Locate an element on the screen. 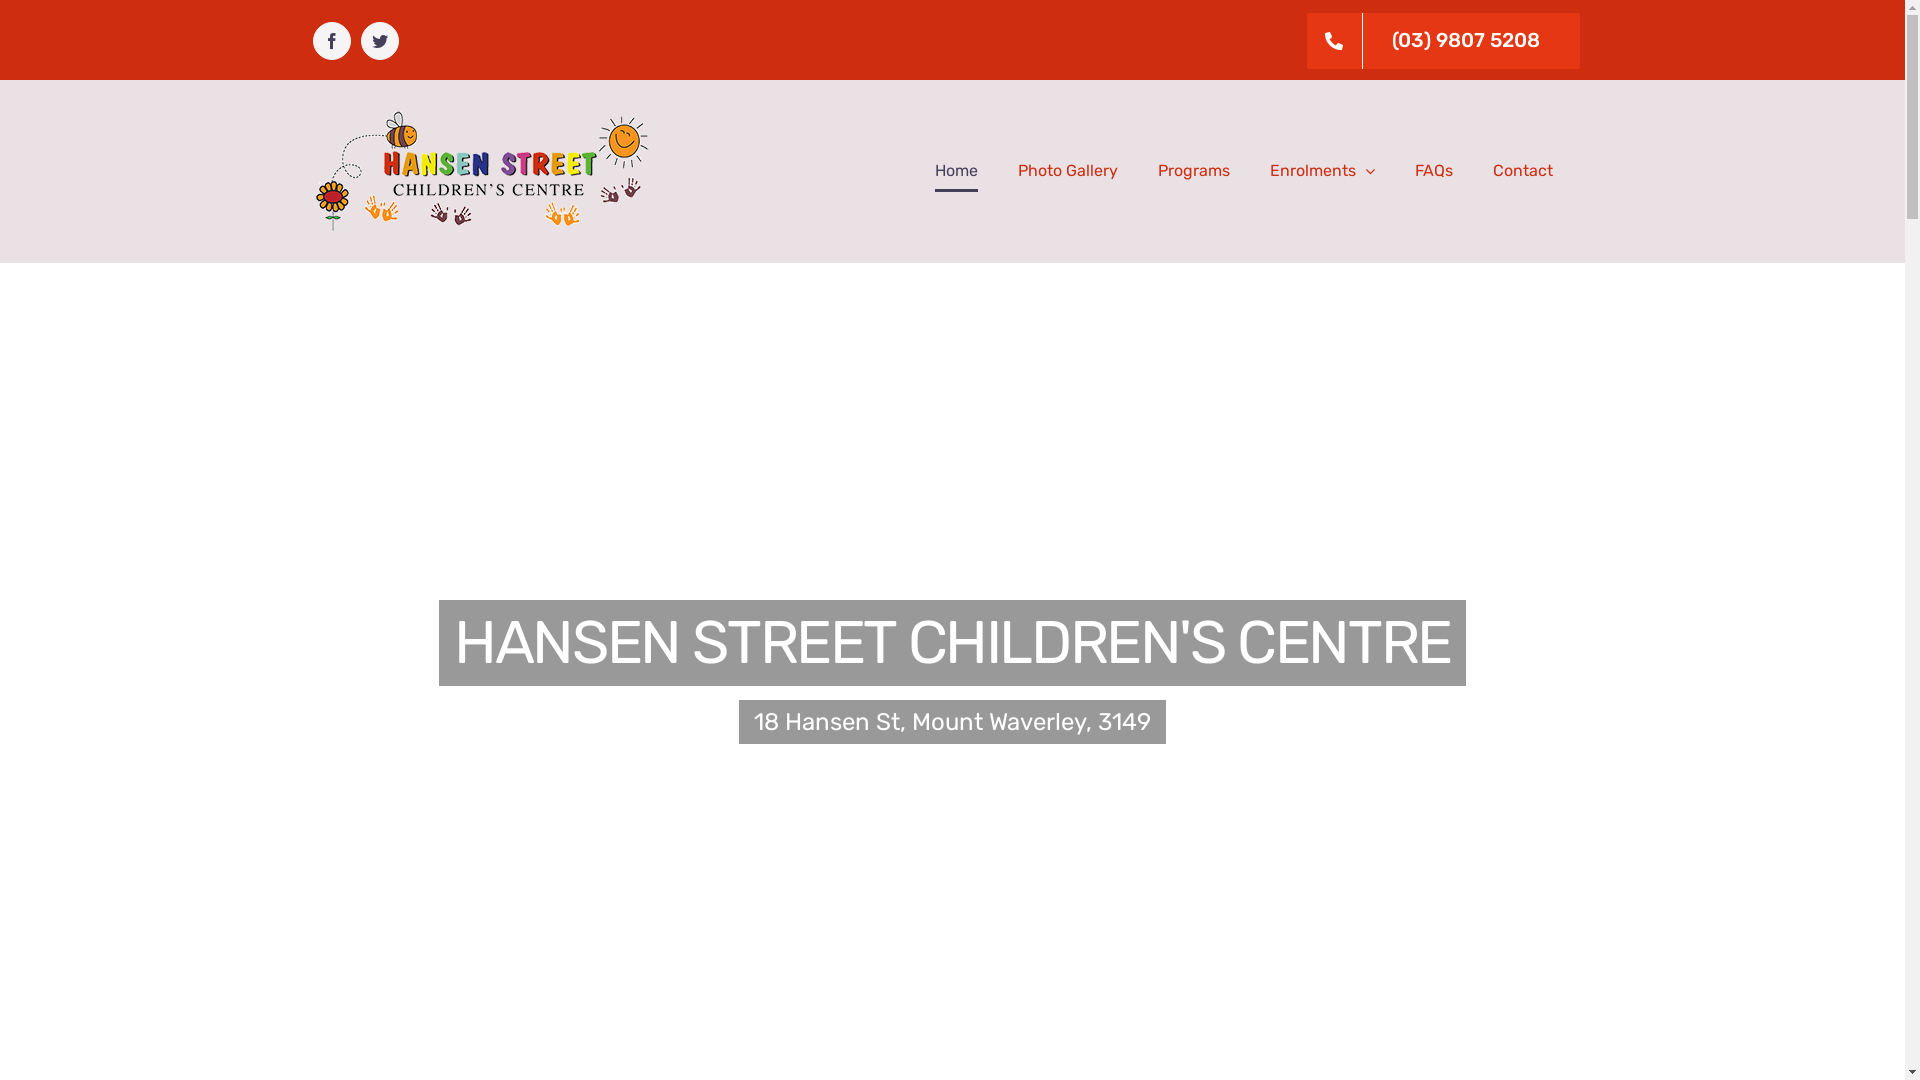  'Photo Gallery' is located at coordinates (1066, 169).